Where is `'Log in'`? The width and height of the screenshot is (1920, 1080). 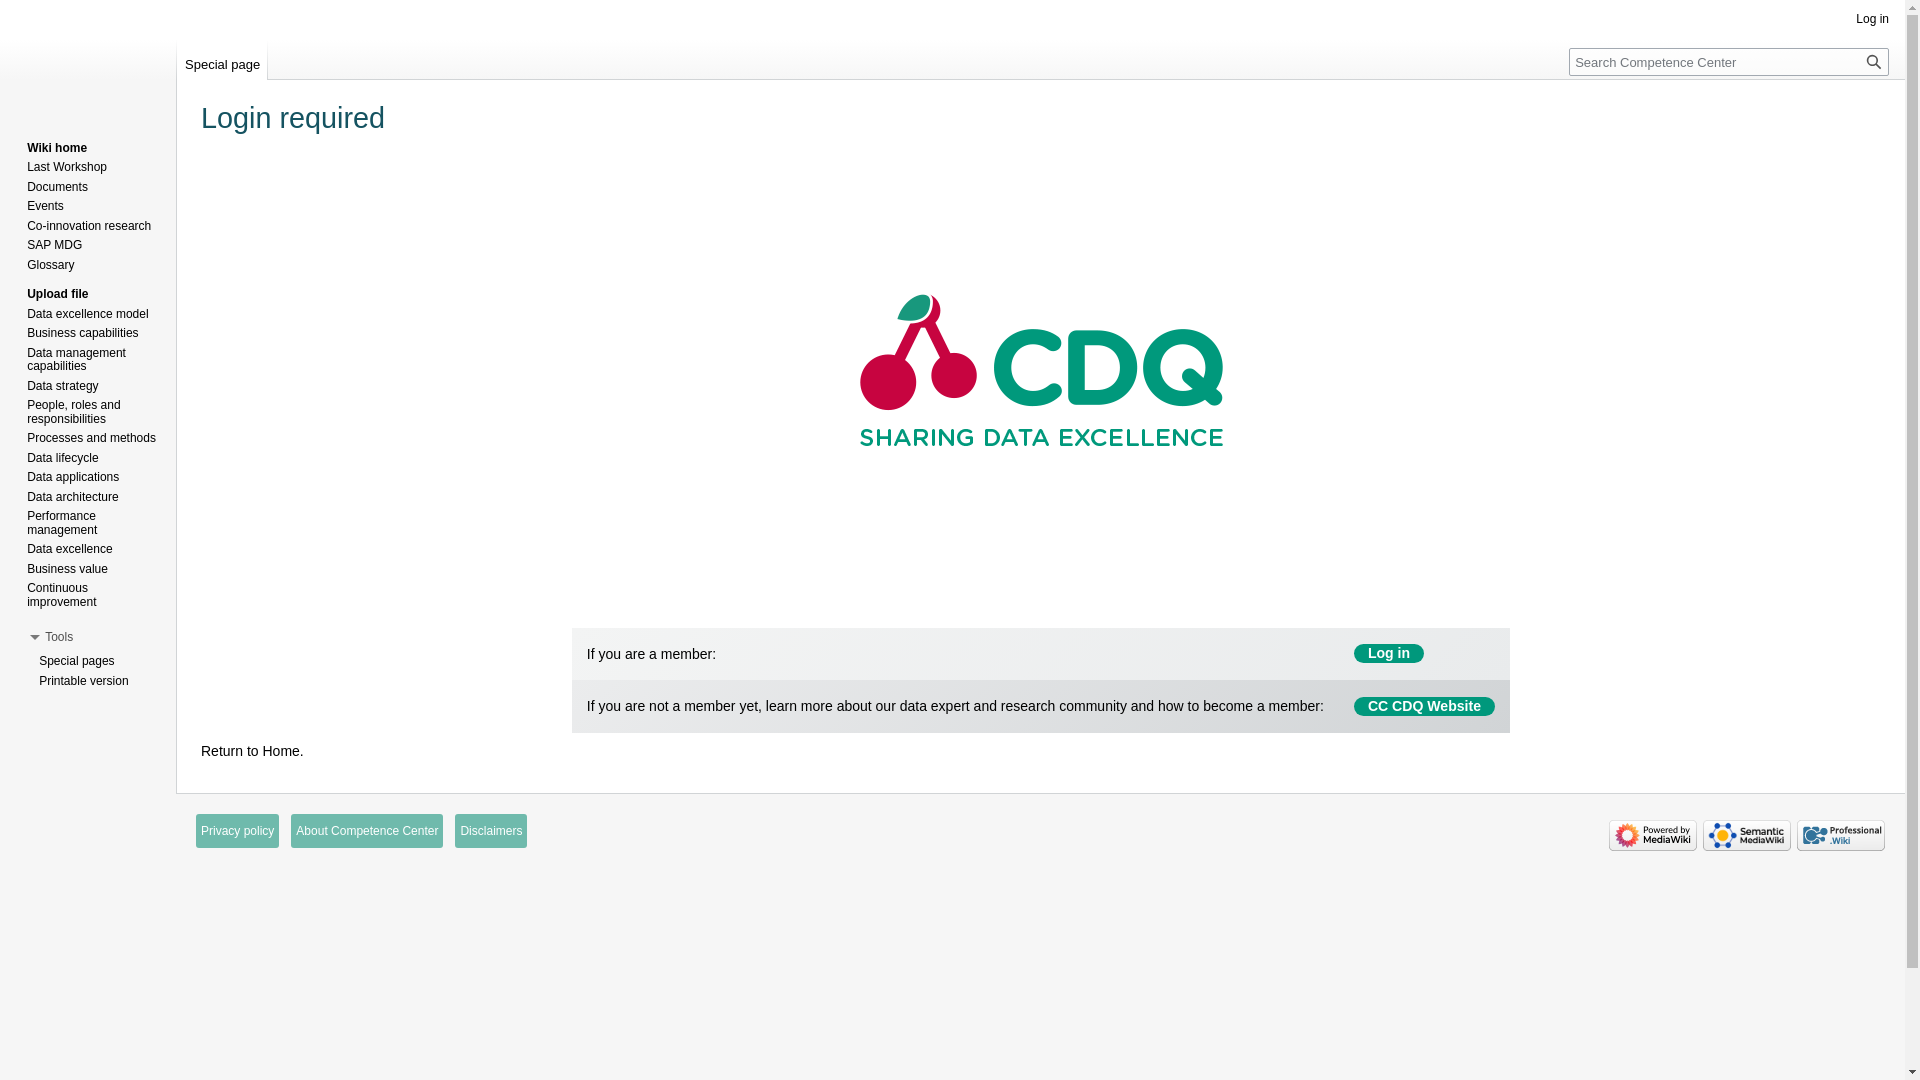 'Log in' is located at coordinates (1387, 654).